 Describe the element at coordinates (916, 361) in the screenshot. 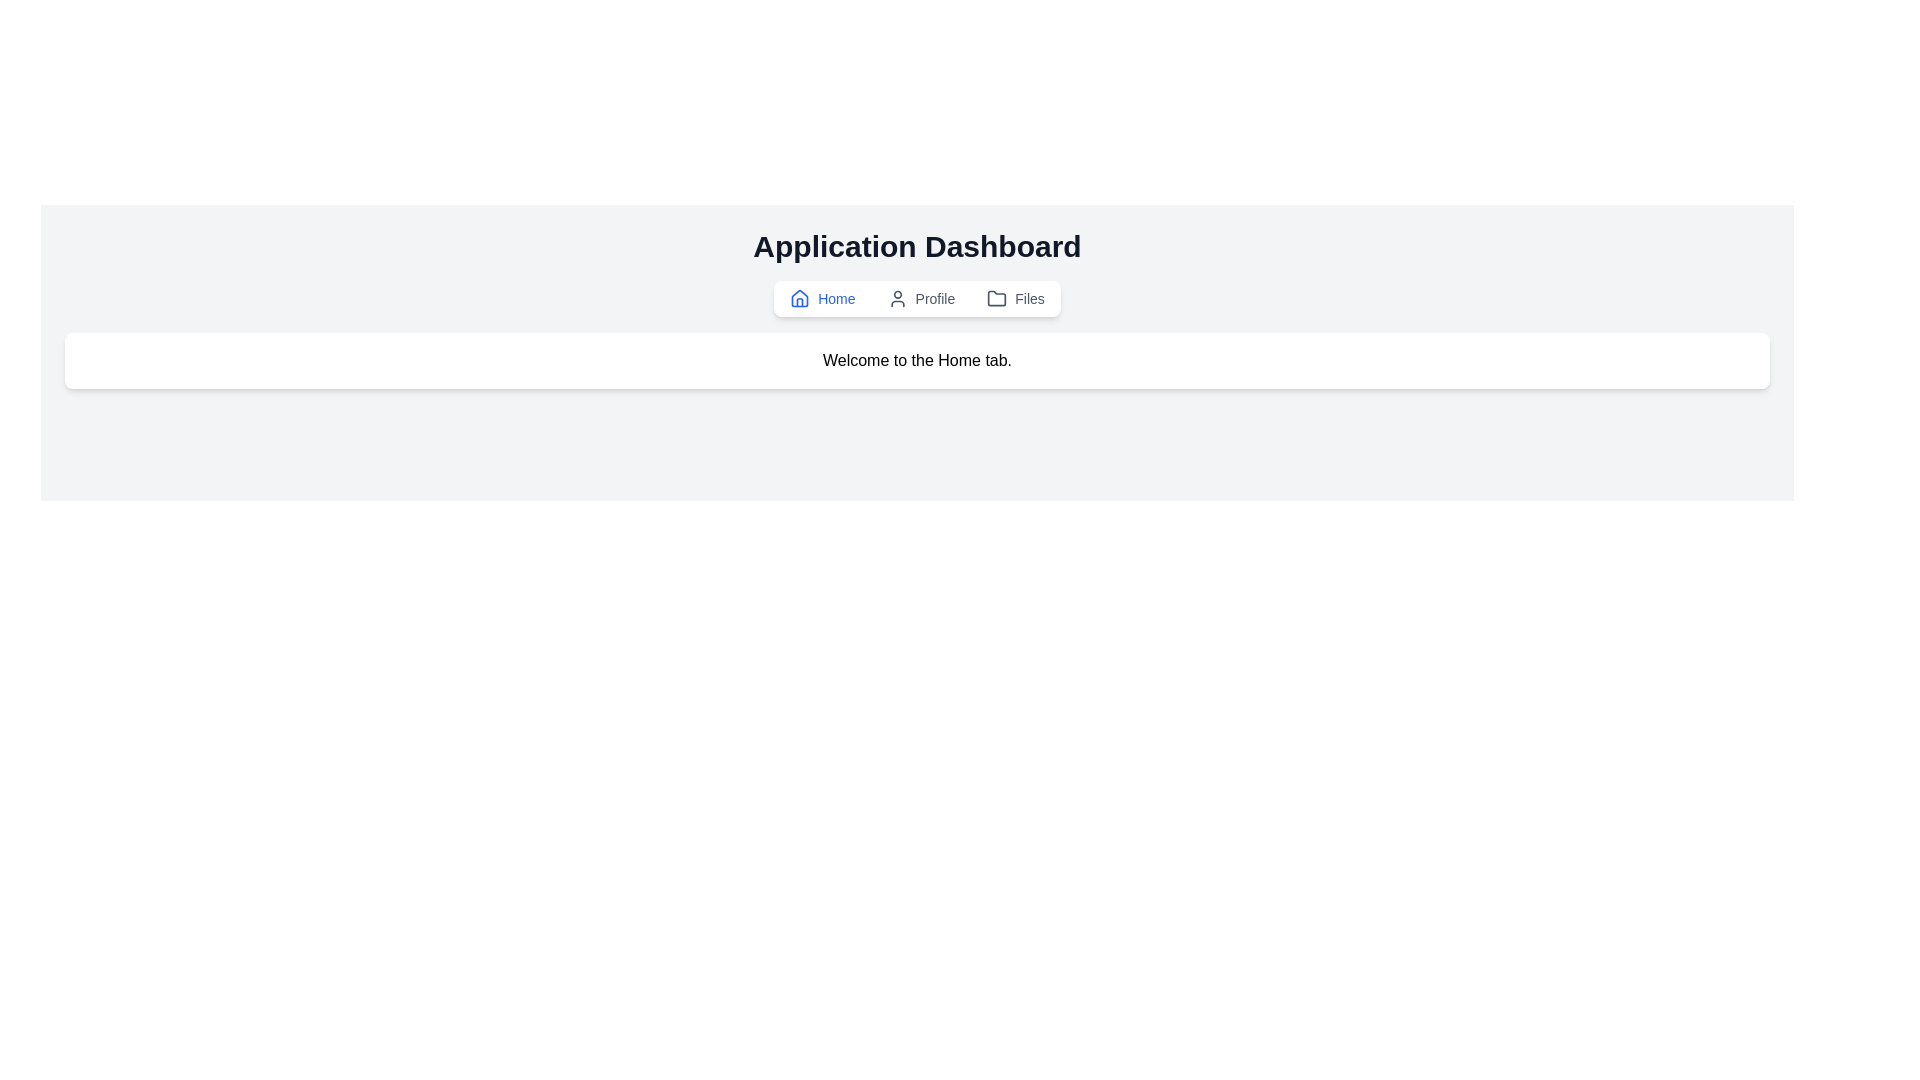

I see `the informational static text label welcoming users to the Home tab, located centrally beneath the navigation bar` at that location.